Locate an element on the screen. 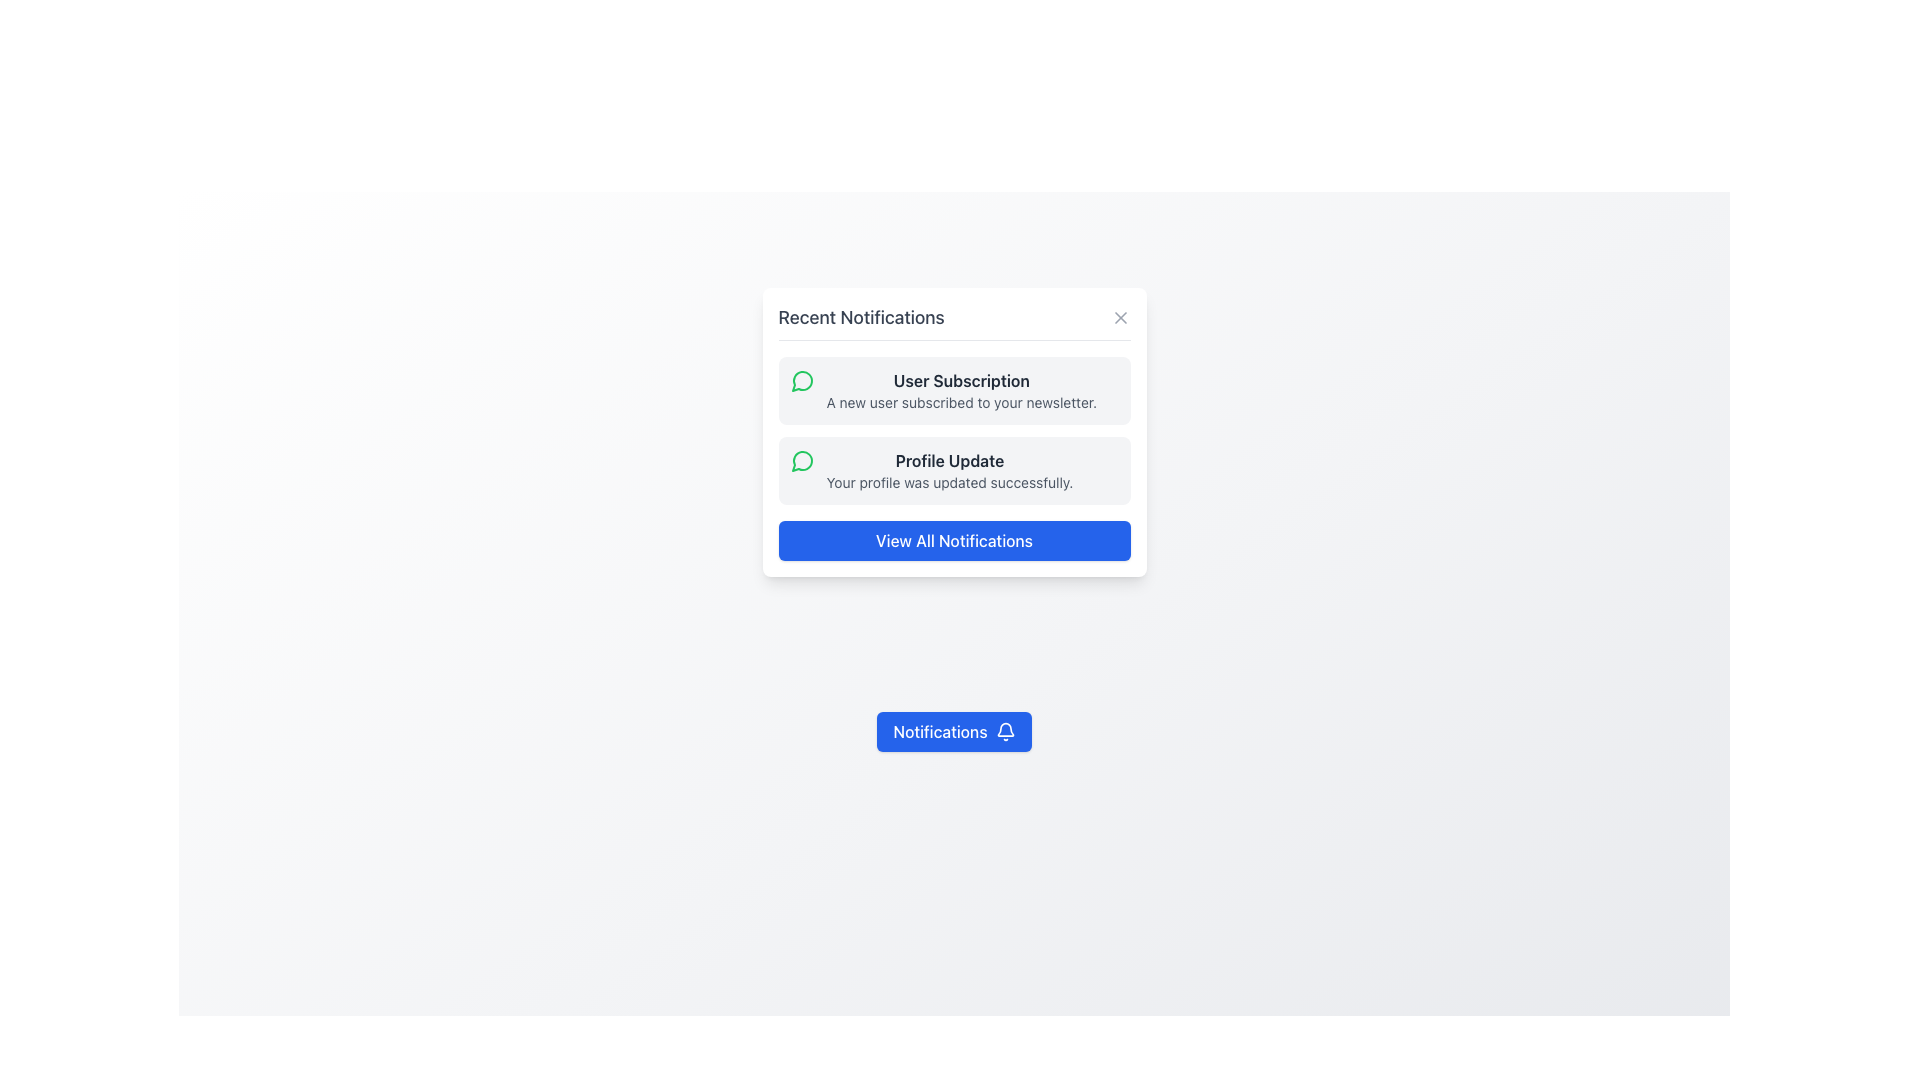  information displayed in the text block titled 'User Subscription' that includes the description 'A new user subscribed to your newsletter.' is located at coordinates (961, 390).